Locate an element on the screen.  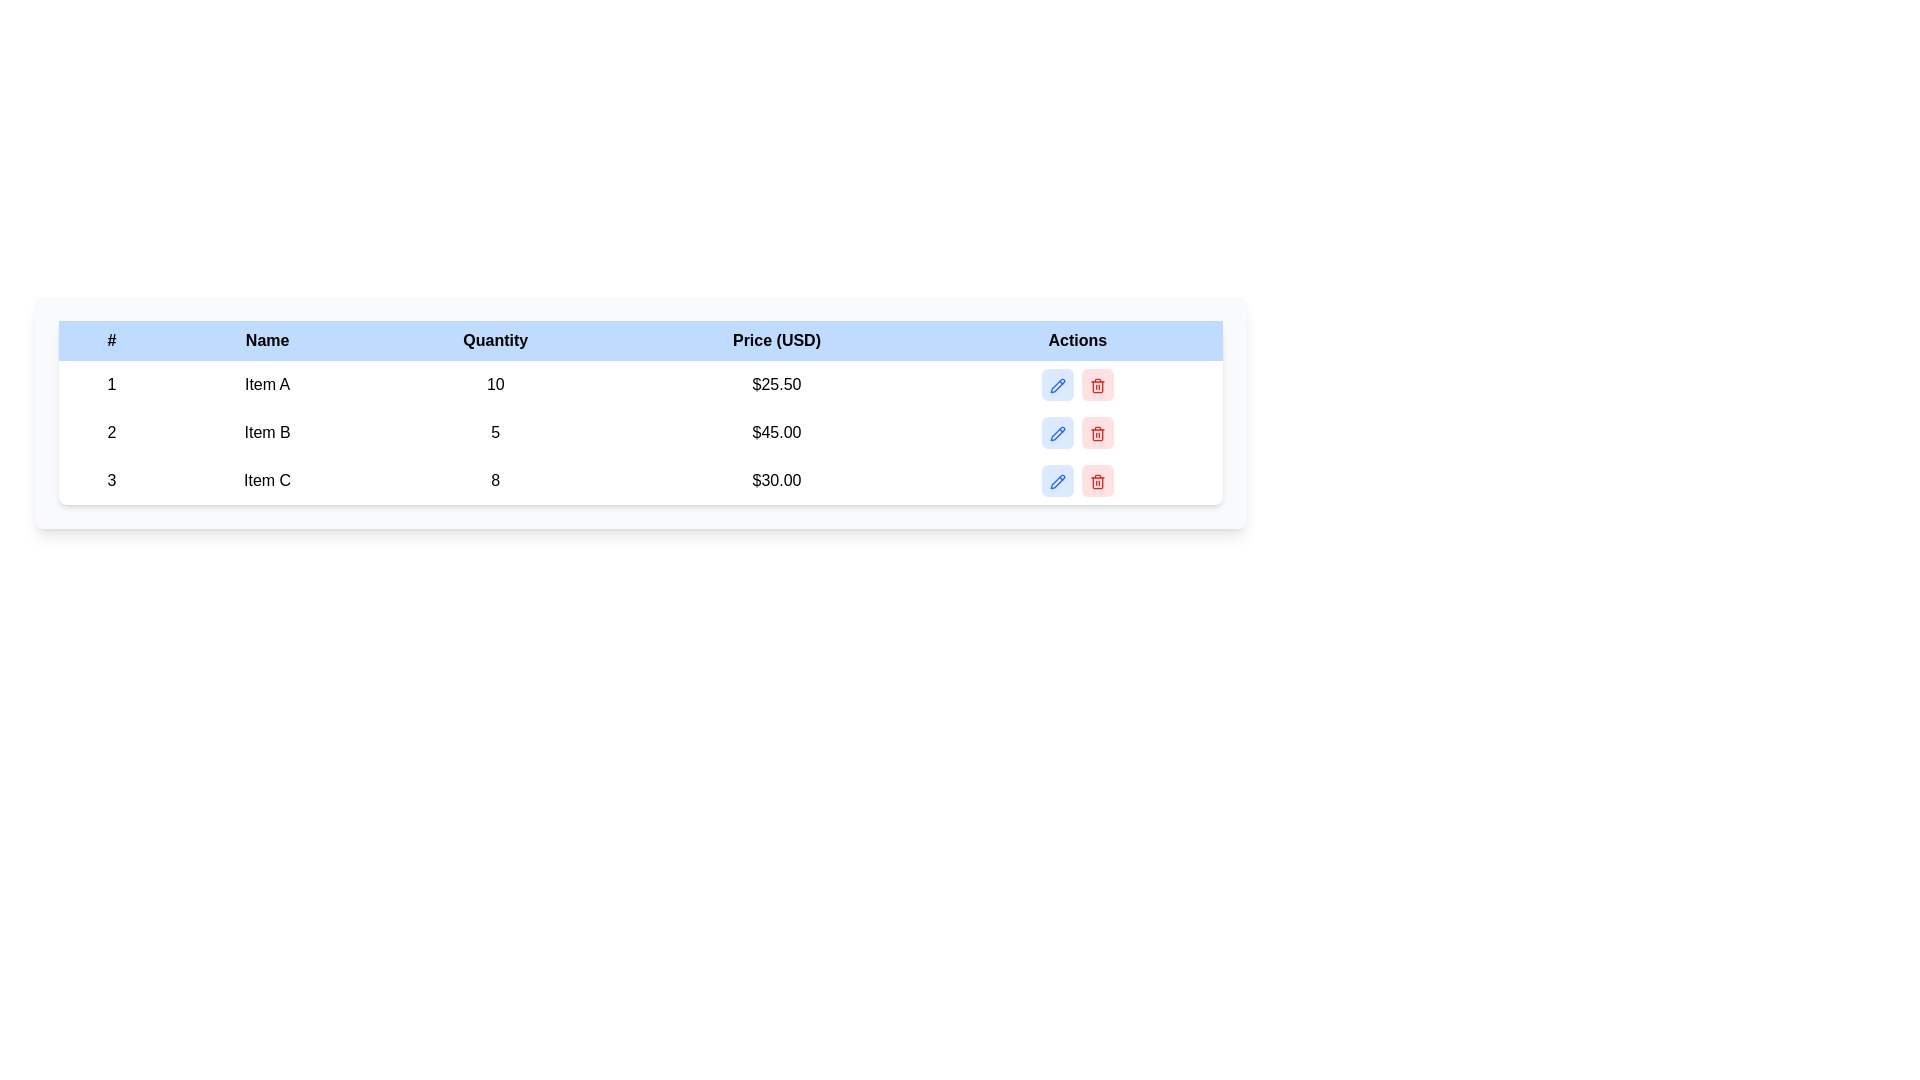
the text label displaying 'Item C' located in the second column of the third row of a table, which is positioned between the numeric entry '3' and the quantity '8' is located at coordinates (266, 481).